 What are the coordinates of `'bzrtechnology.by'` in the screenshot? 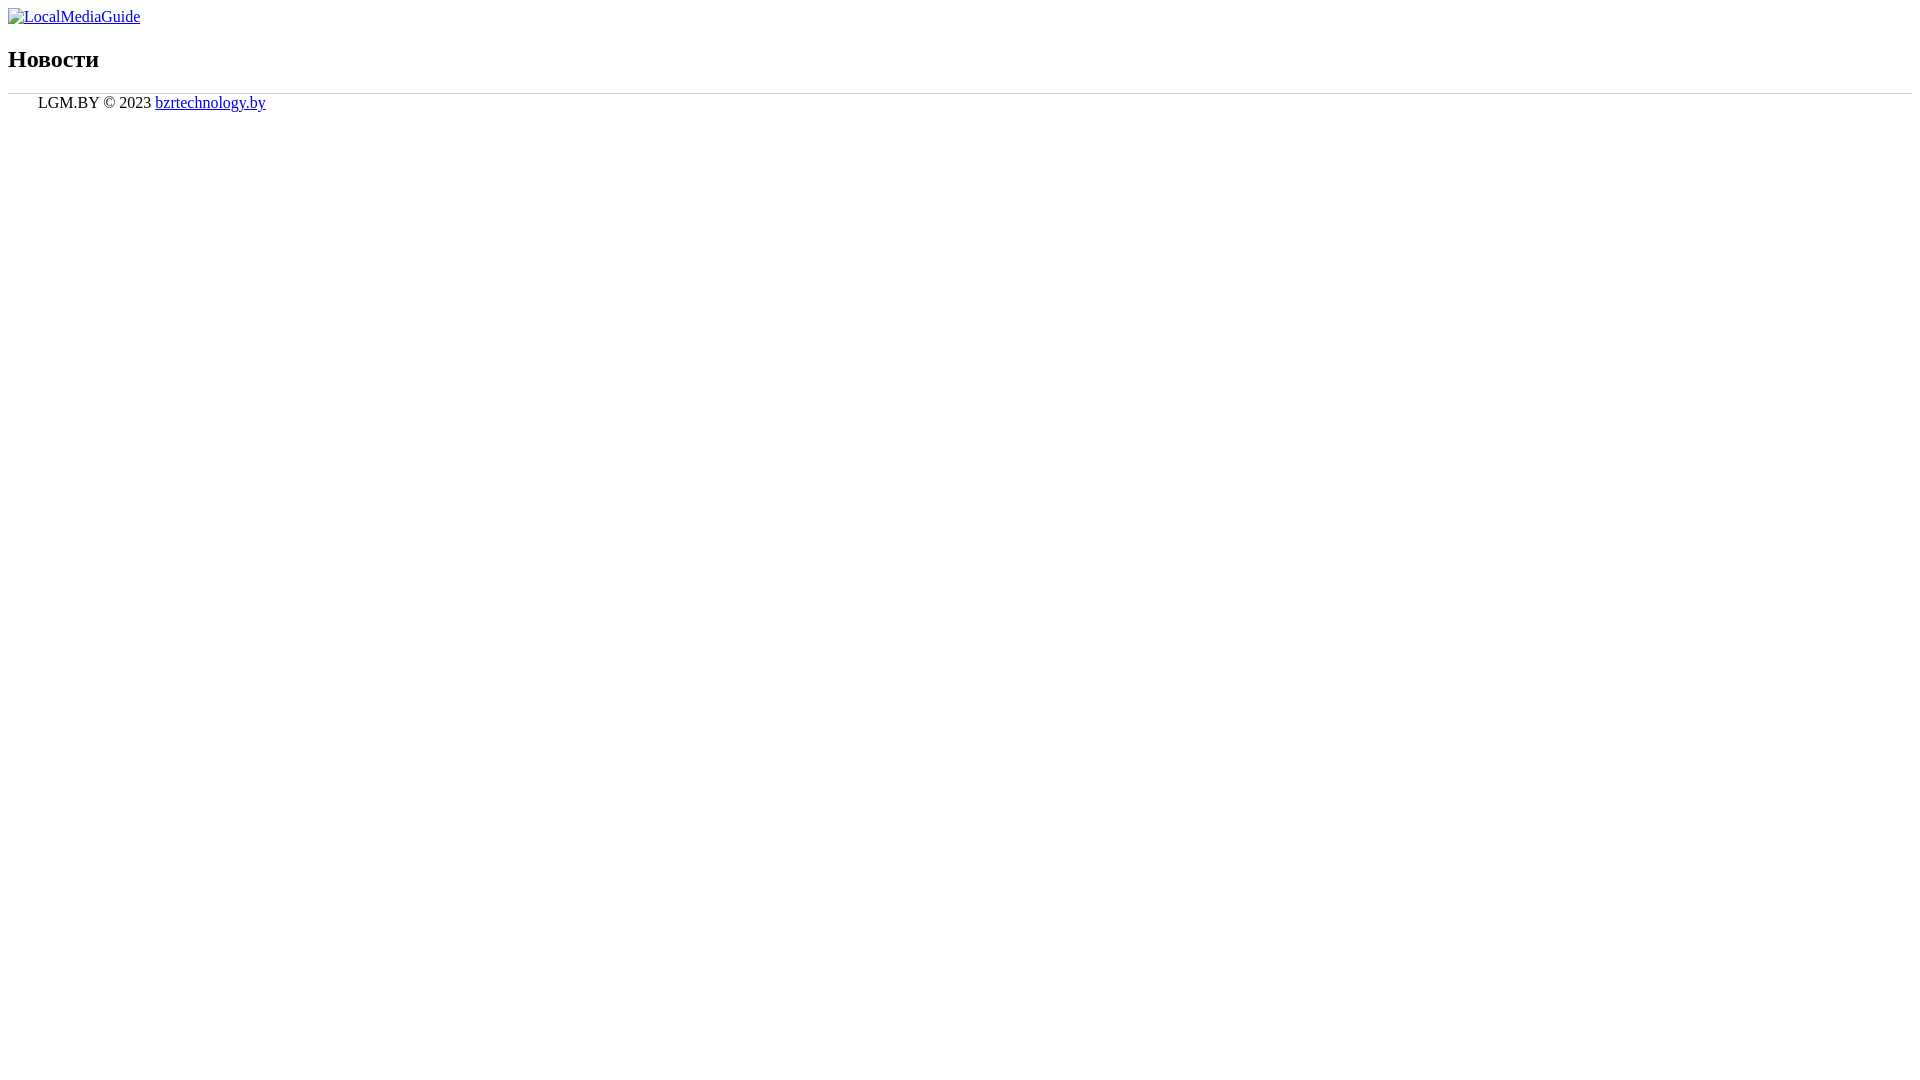 It's located at (210, 102).